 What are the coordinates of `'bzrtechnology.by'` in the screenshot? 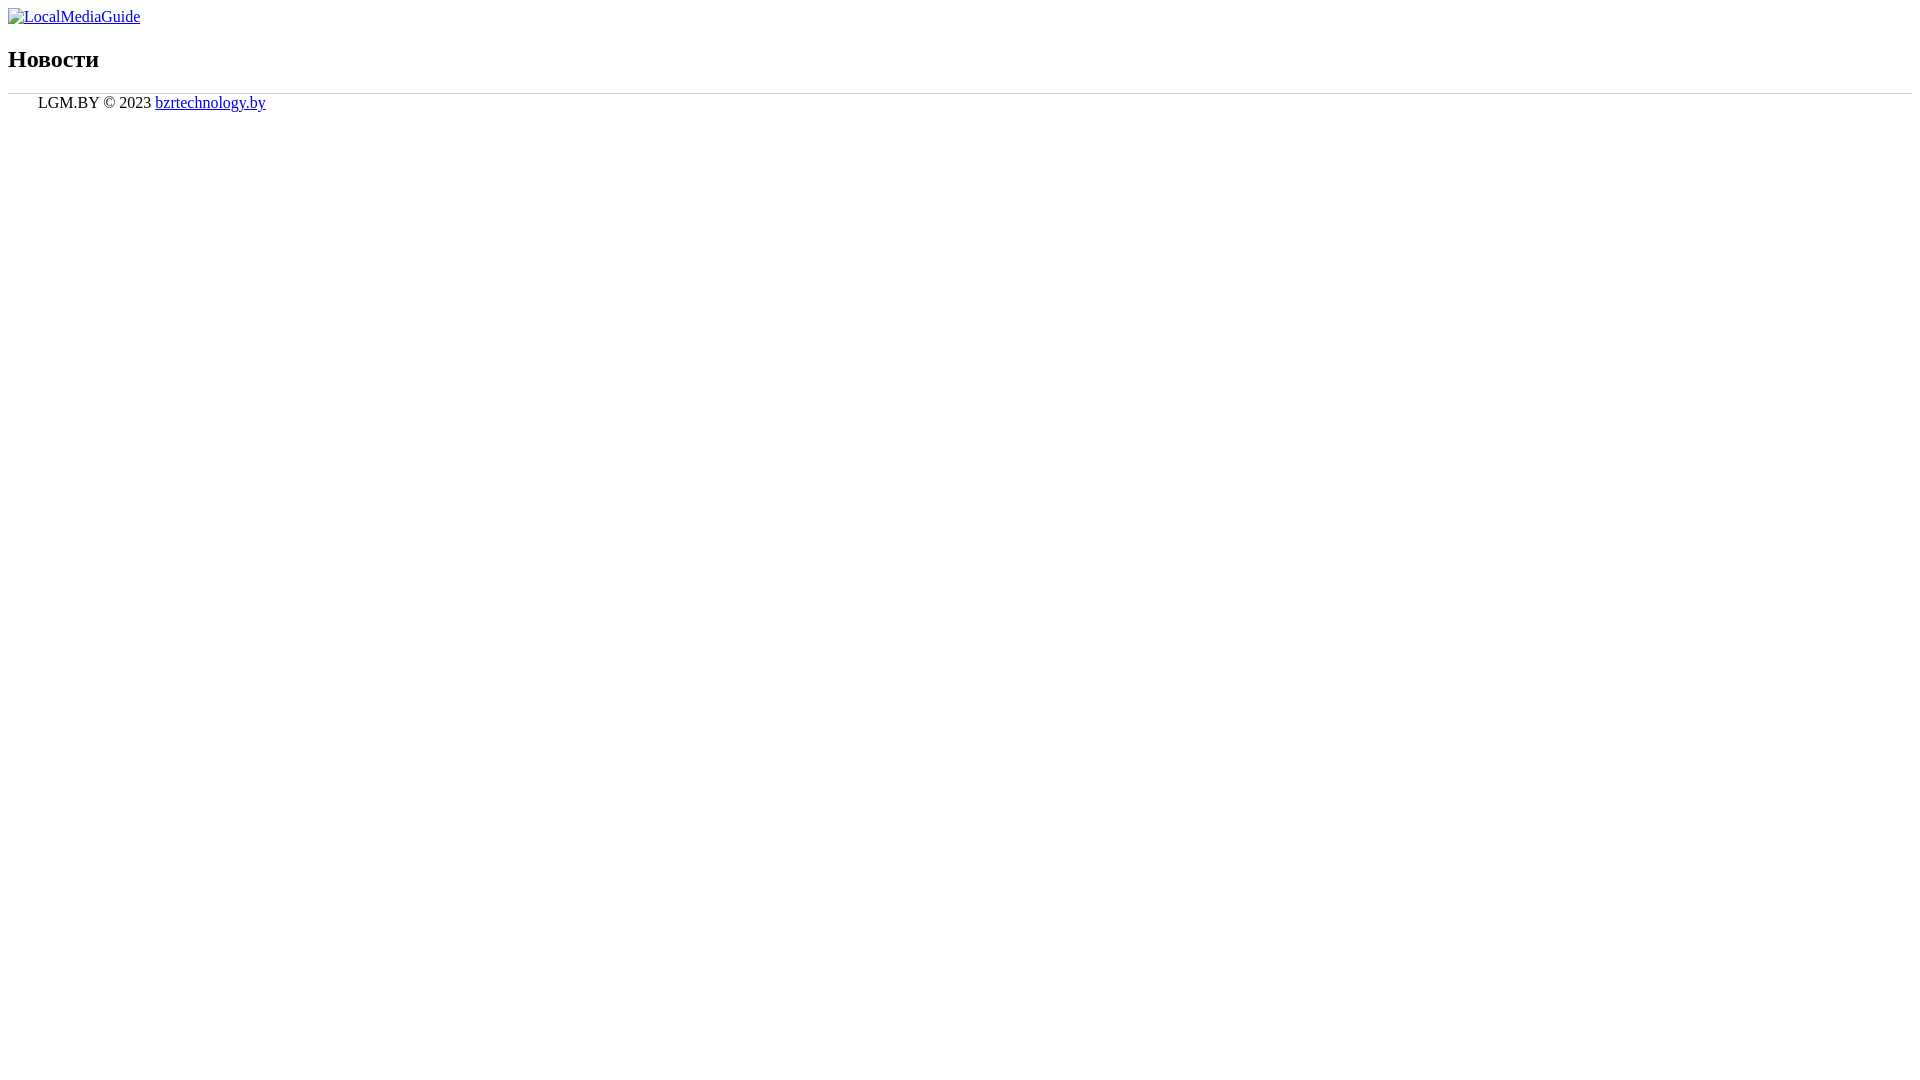 It's located at (210, 102).